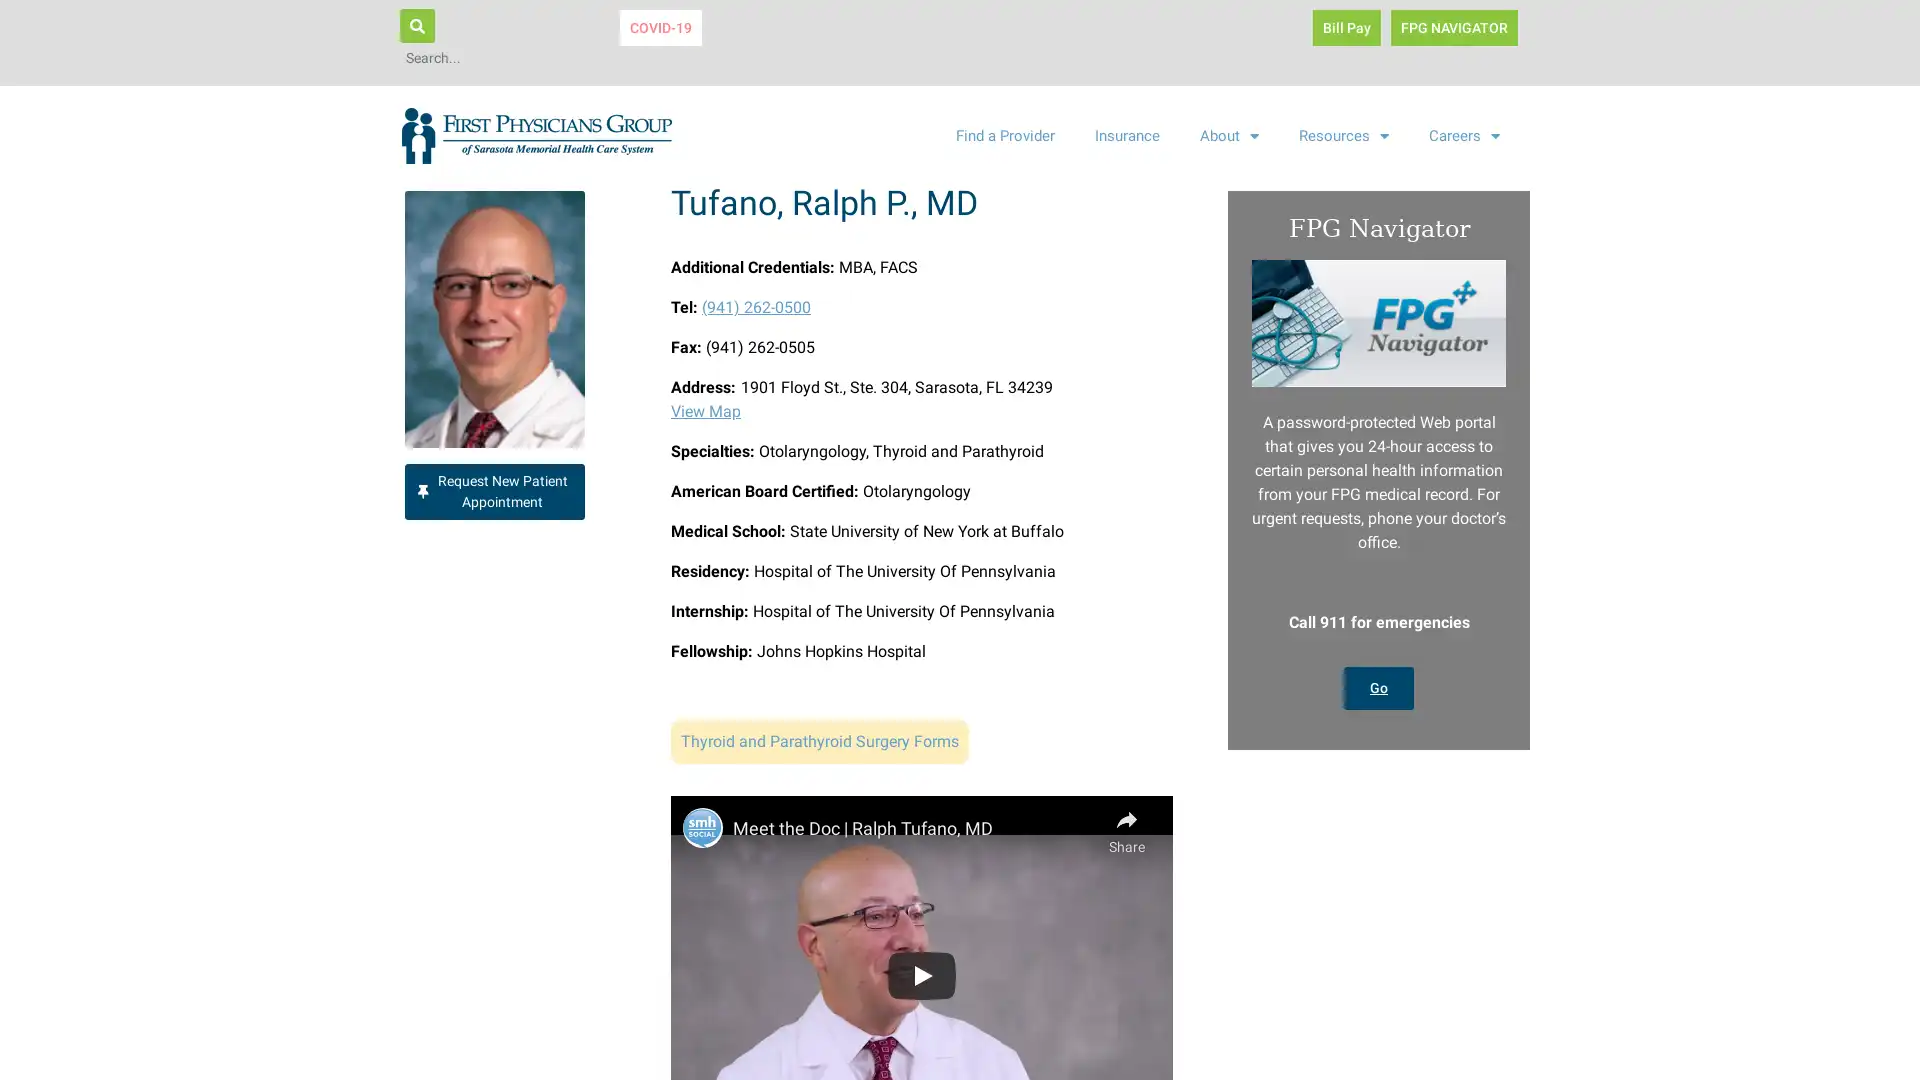 This screenshot has width=1920, height=1080. Describe the element at coordinates (1453, 27) in the screenshot. I see `FPG NAVIGATOR` at that location.